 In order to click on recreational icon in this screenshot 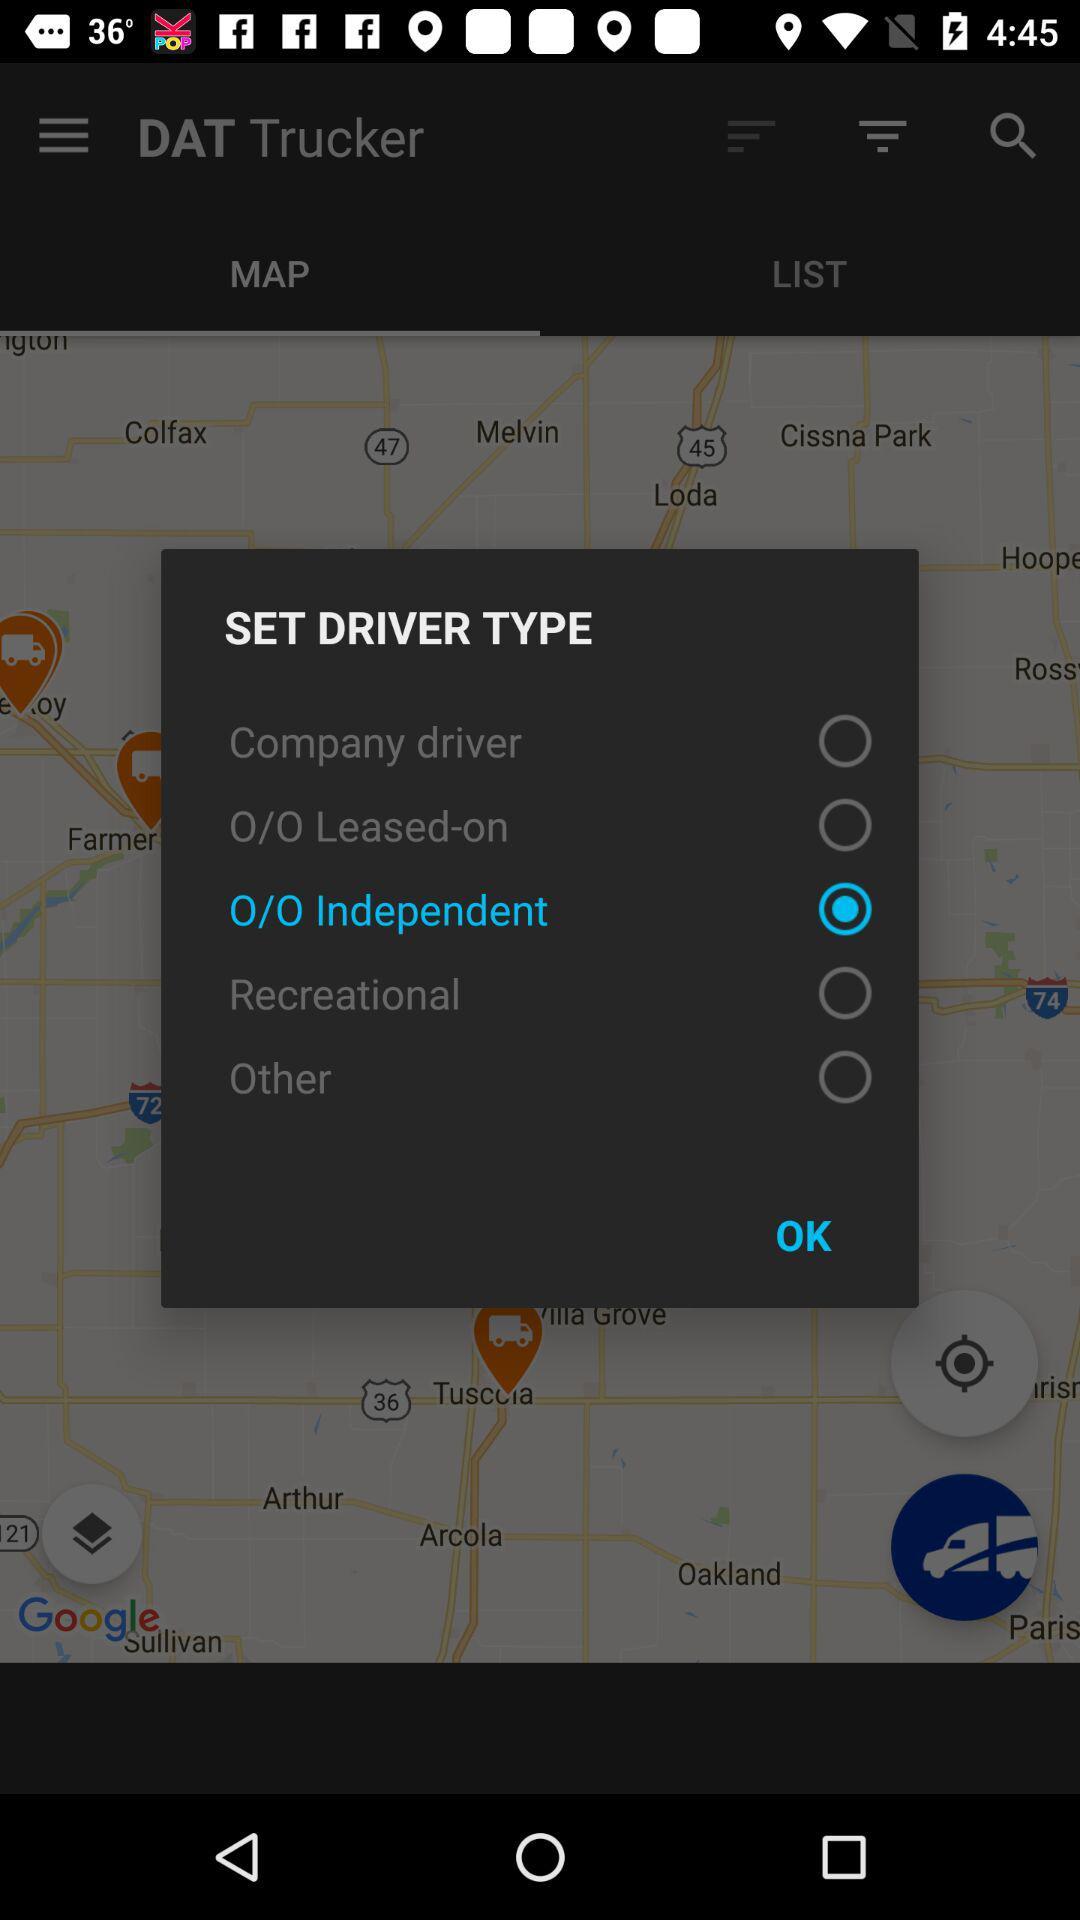, I will do `click(540, 993)`.